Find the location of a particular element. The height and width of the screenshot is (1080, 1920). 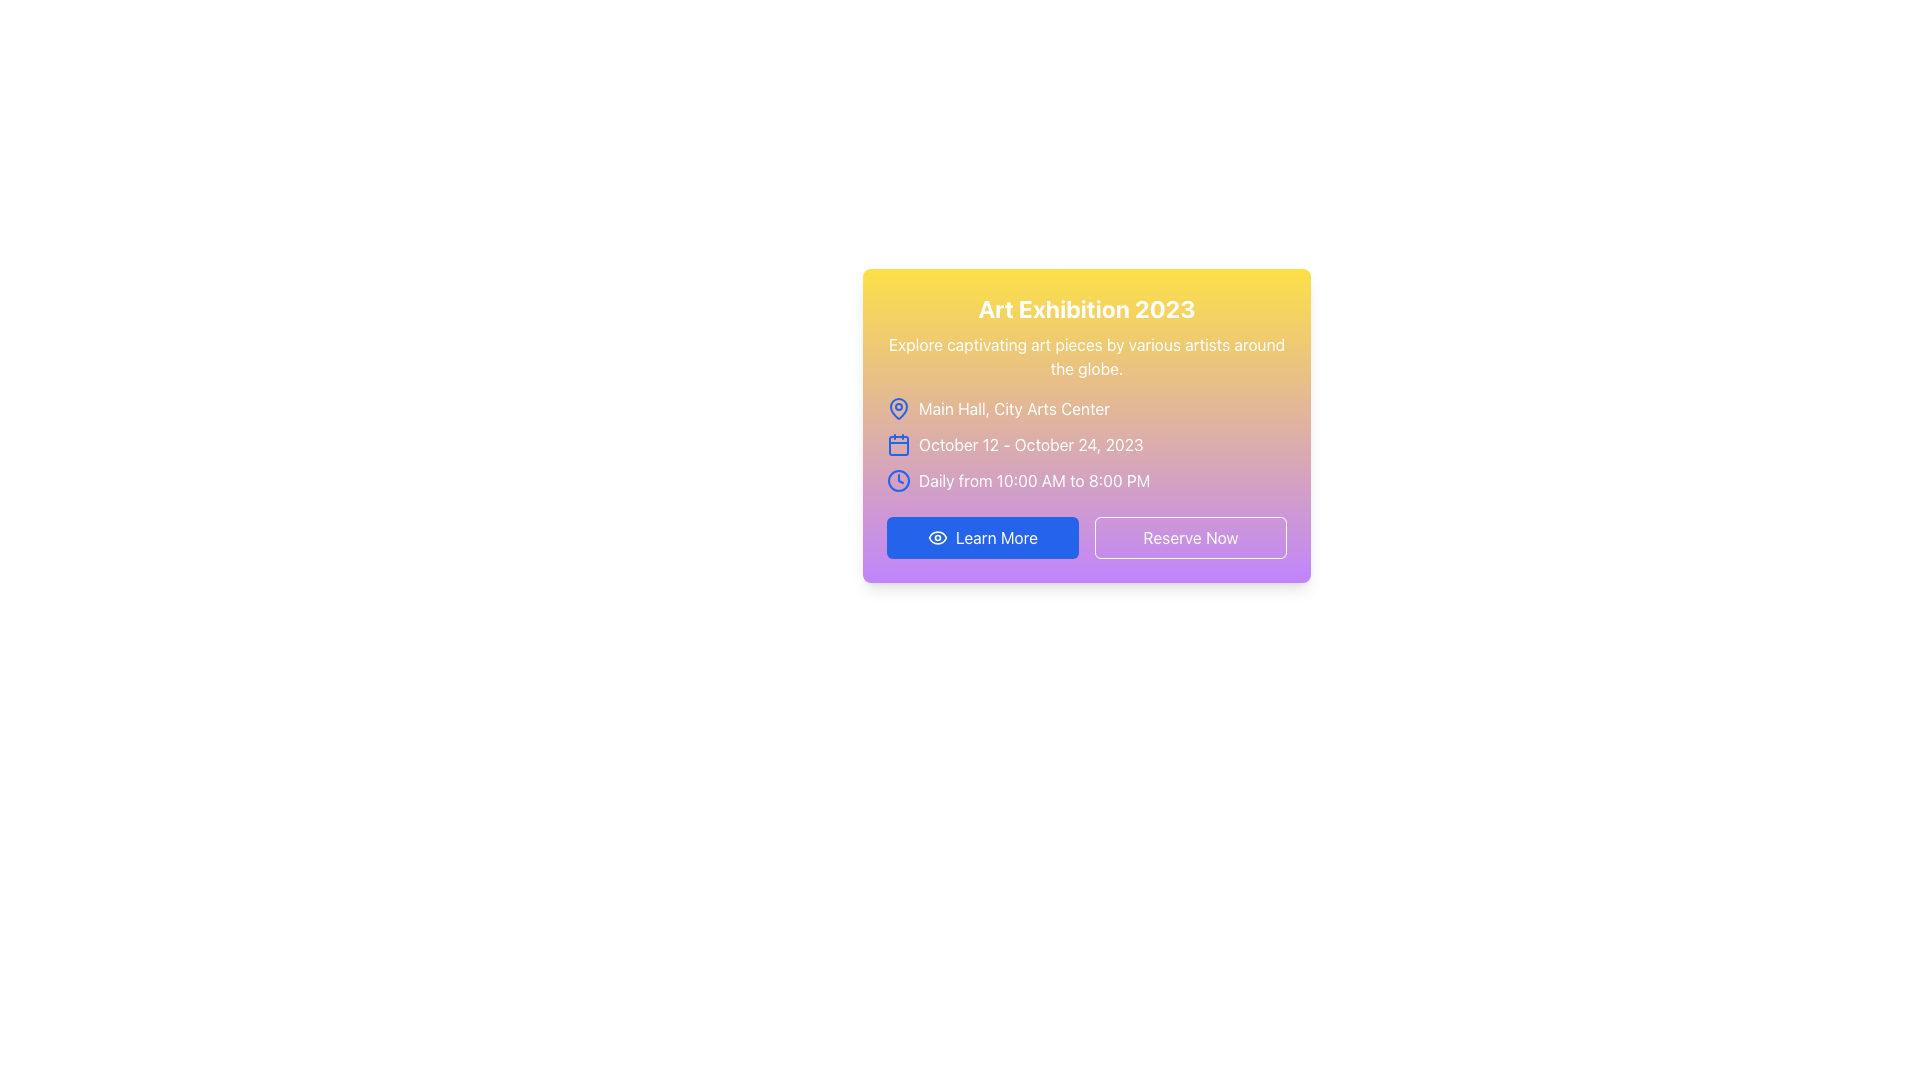

the clock-shaped icon, which is blue and located to the left of the text 'Daily from 10:00 AM to 8:00 PM' is located at coordinates (897, 481).